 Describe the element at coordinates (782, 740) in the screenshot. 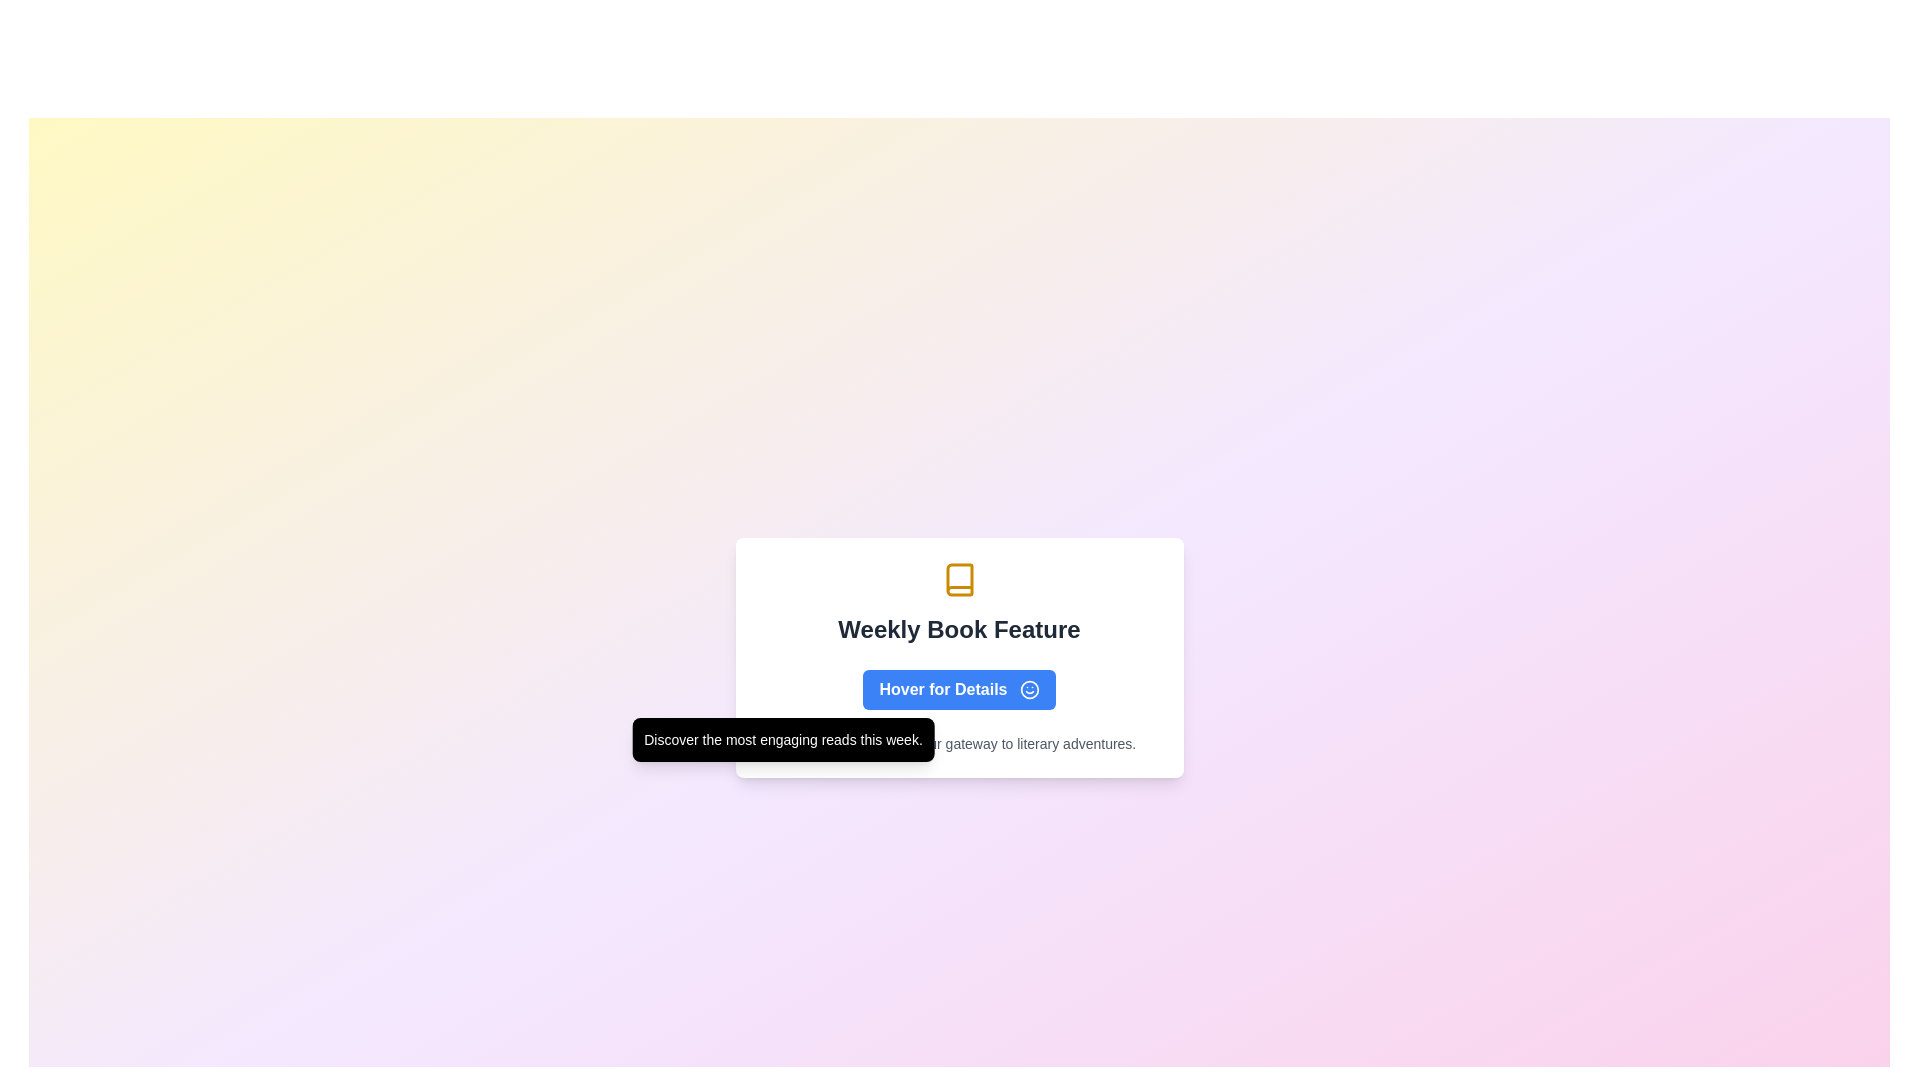

I see `the text label that reads 'Discover the most engaging reads this week.' which is styled in white text on a black rectangular background with rounded corners, located near the bottom of the floating card` at that location.